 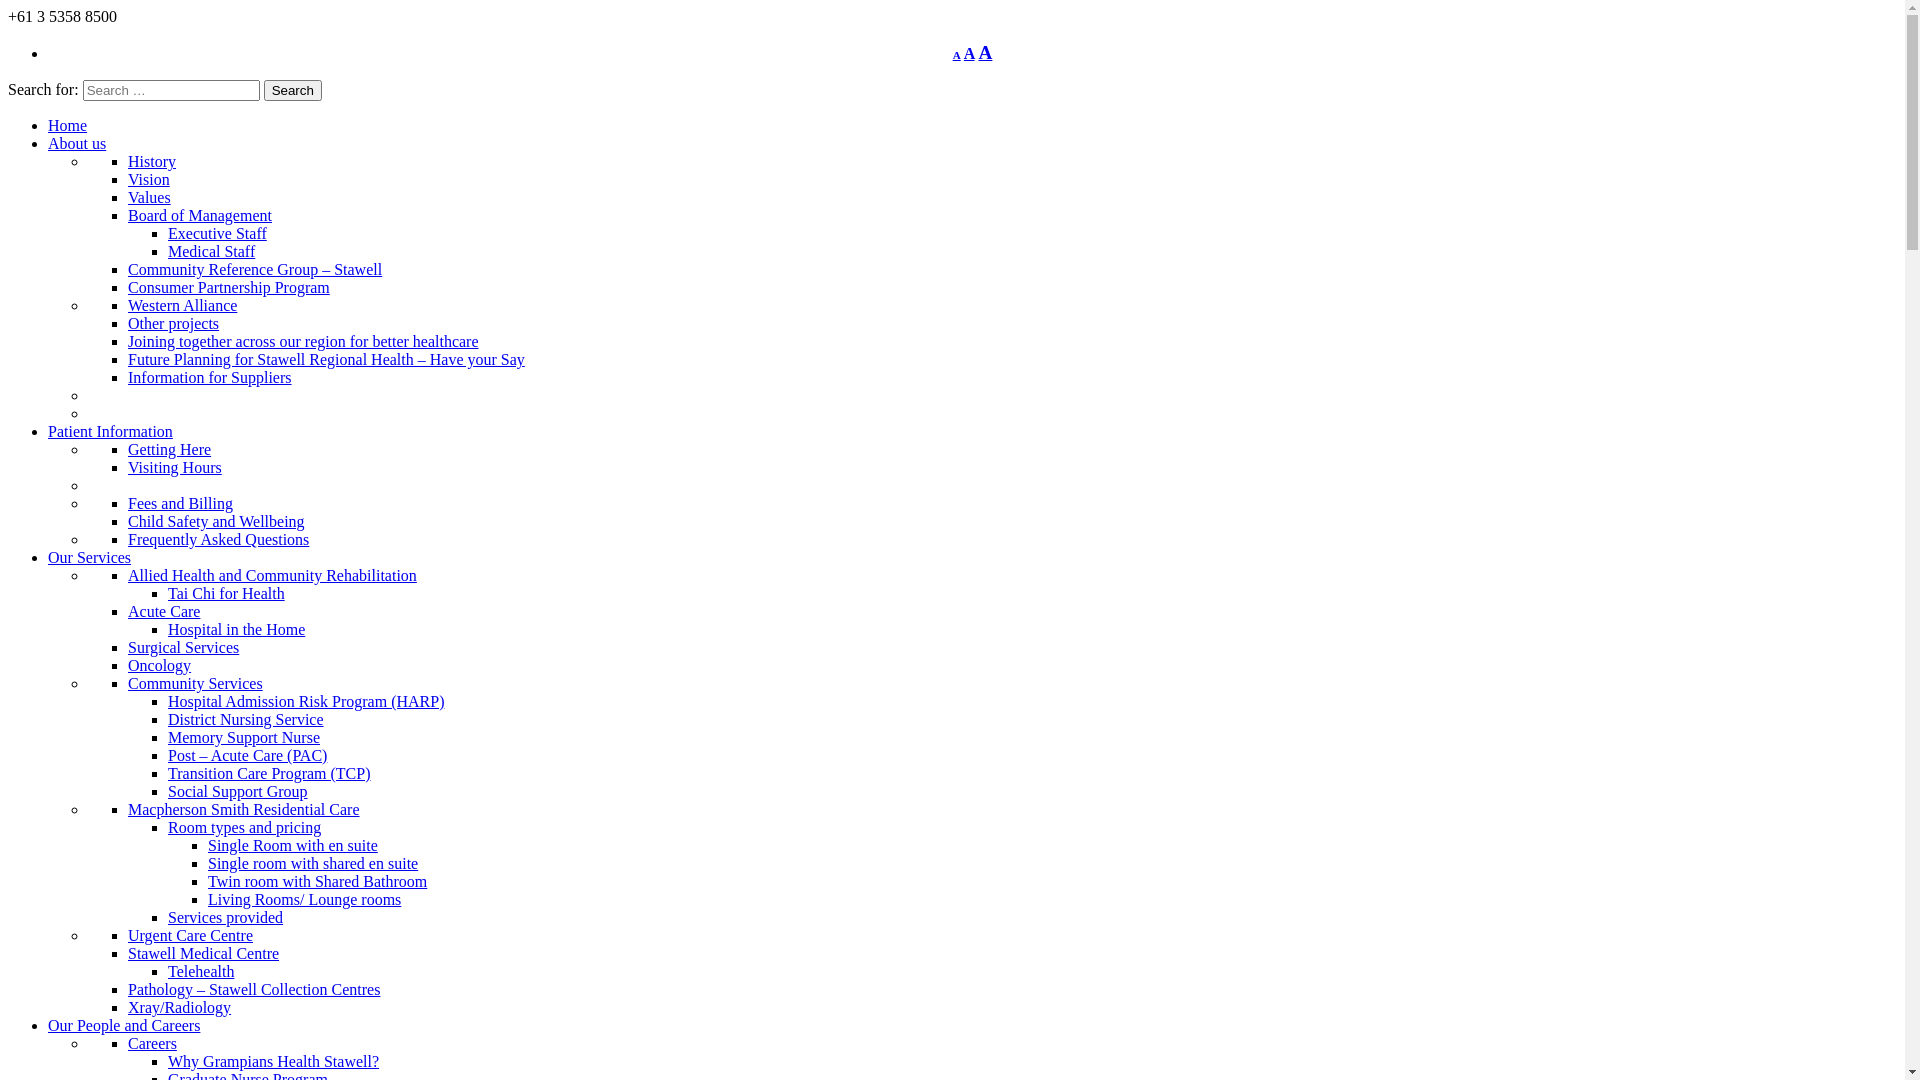 What do you see at coordinates (195, 682) in the screenshot?
I see `'Community Services'` at bounding box center [195, 682].